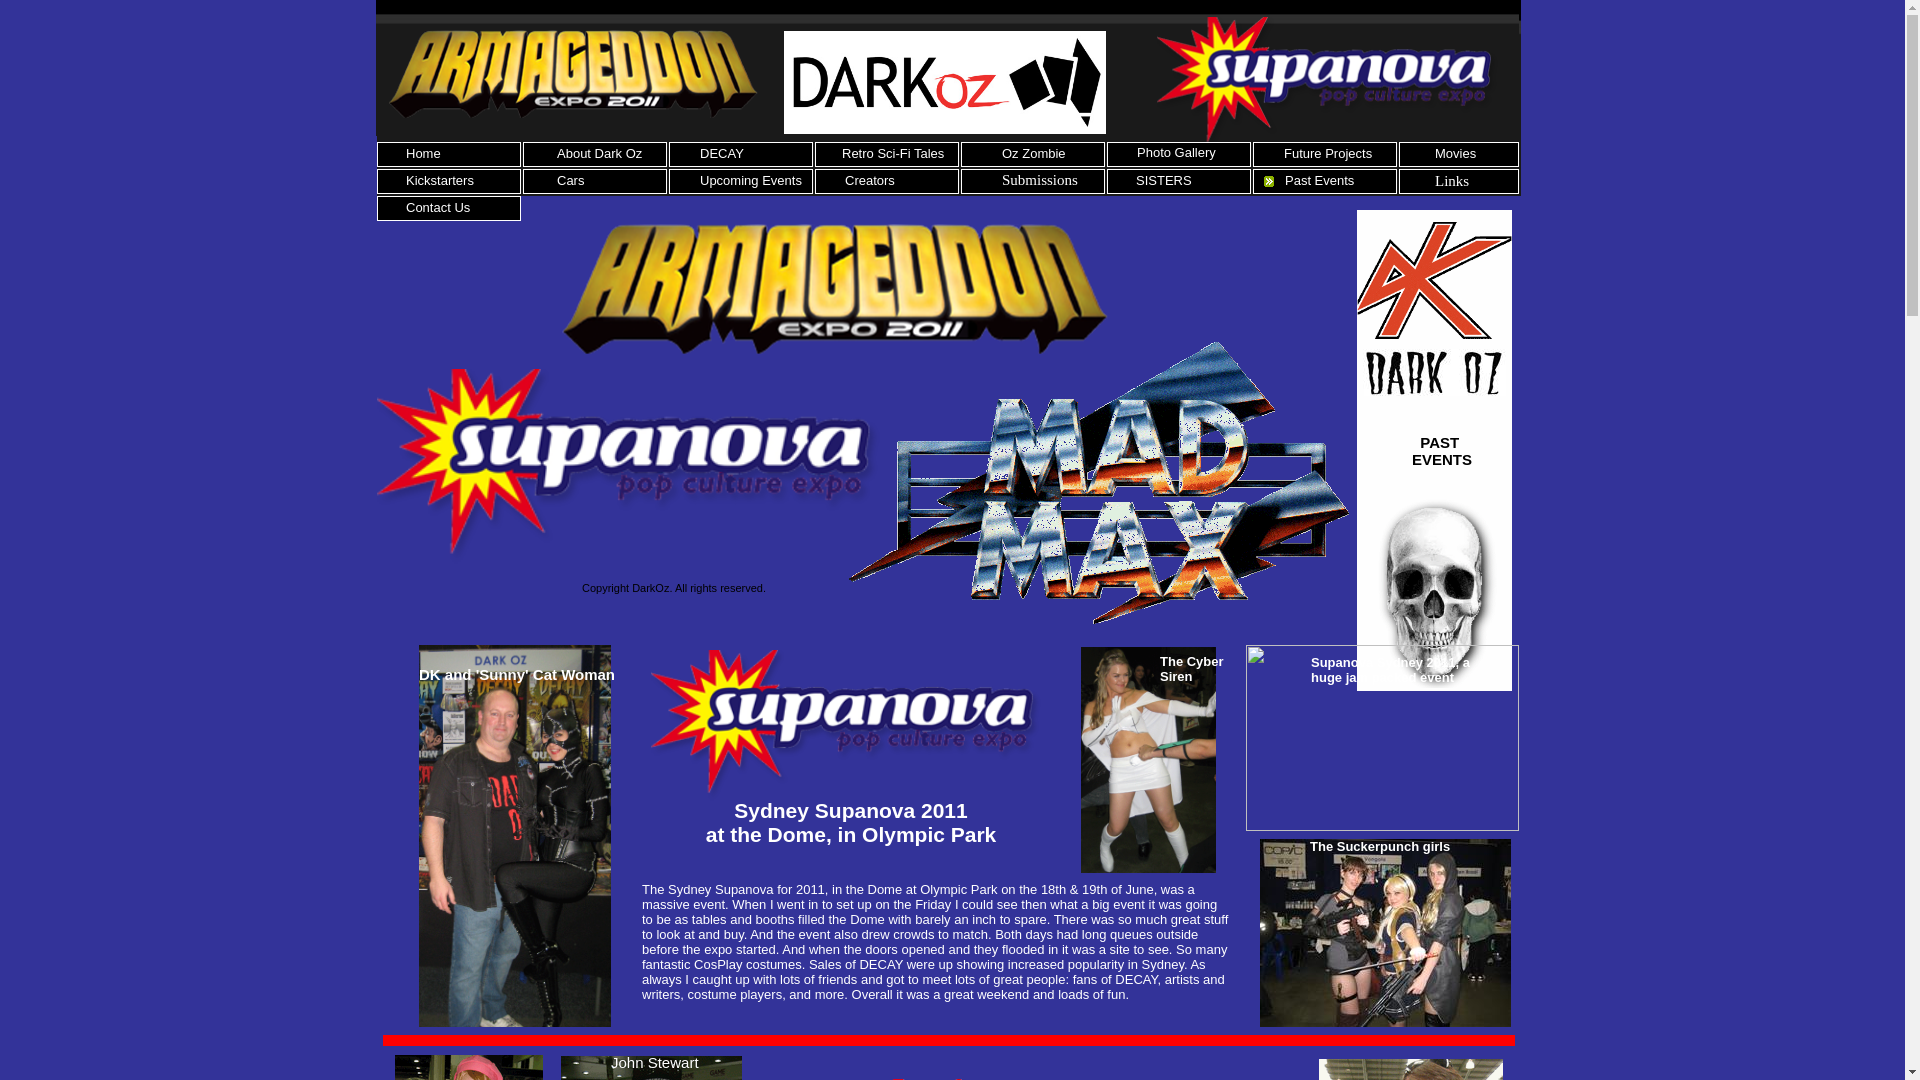 This screenshot has height=1080, width=1920. What do you see at coordinates (439, 180) in the screenshot?
I see `'Kickstarters'` at bounding box center [439, 180].